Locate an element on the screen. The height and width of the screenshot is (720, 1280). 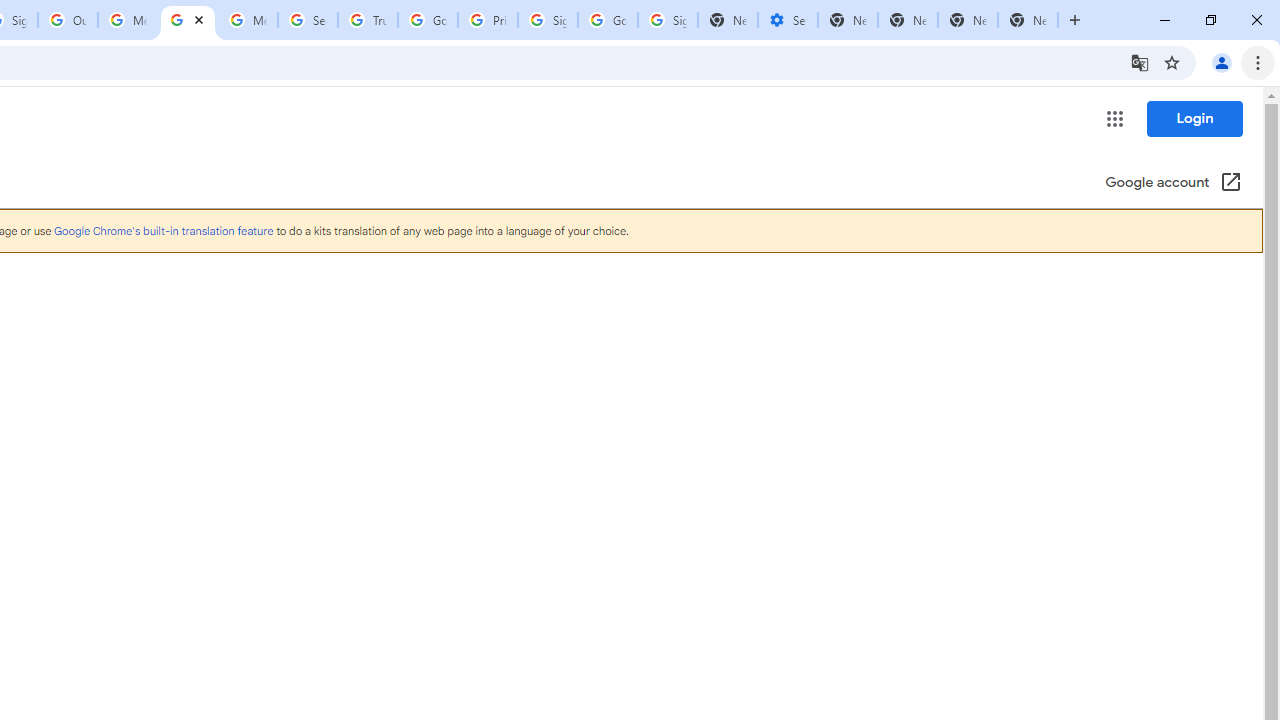
'Close' is located at coordinates (199, 19).